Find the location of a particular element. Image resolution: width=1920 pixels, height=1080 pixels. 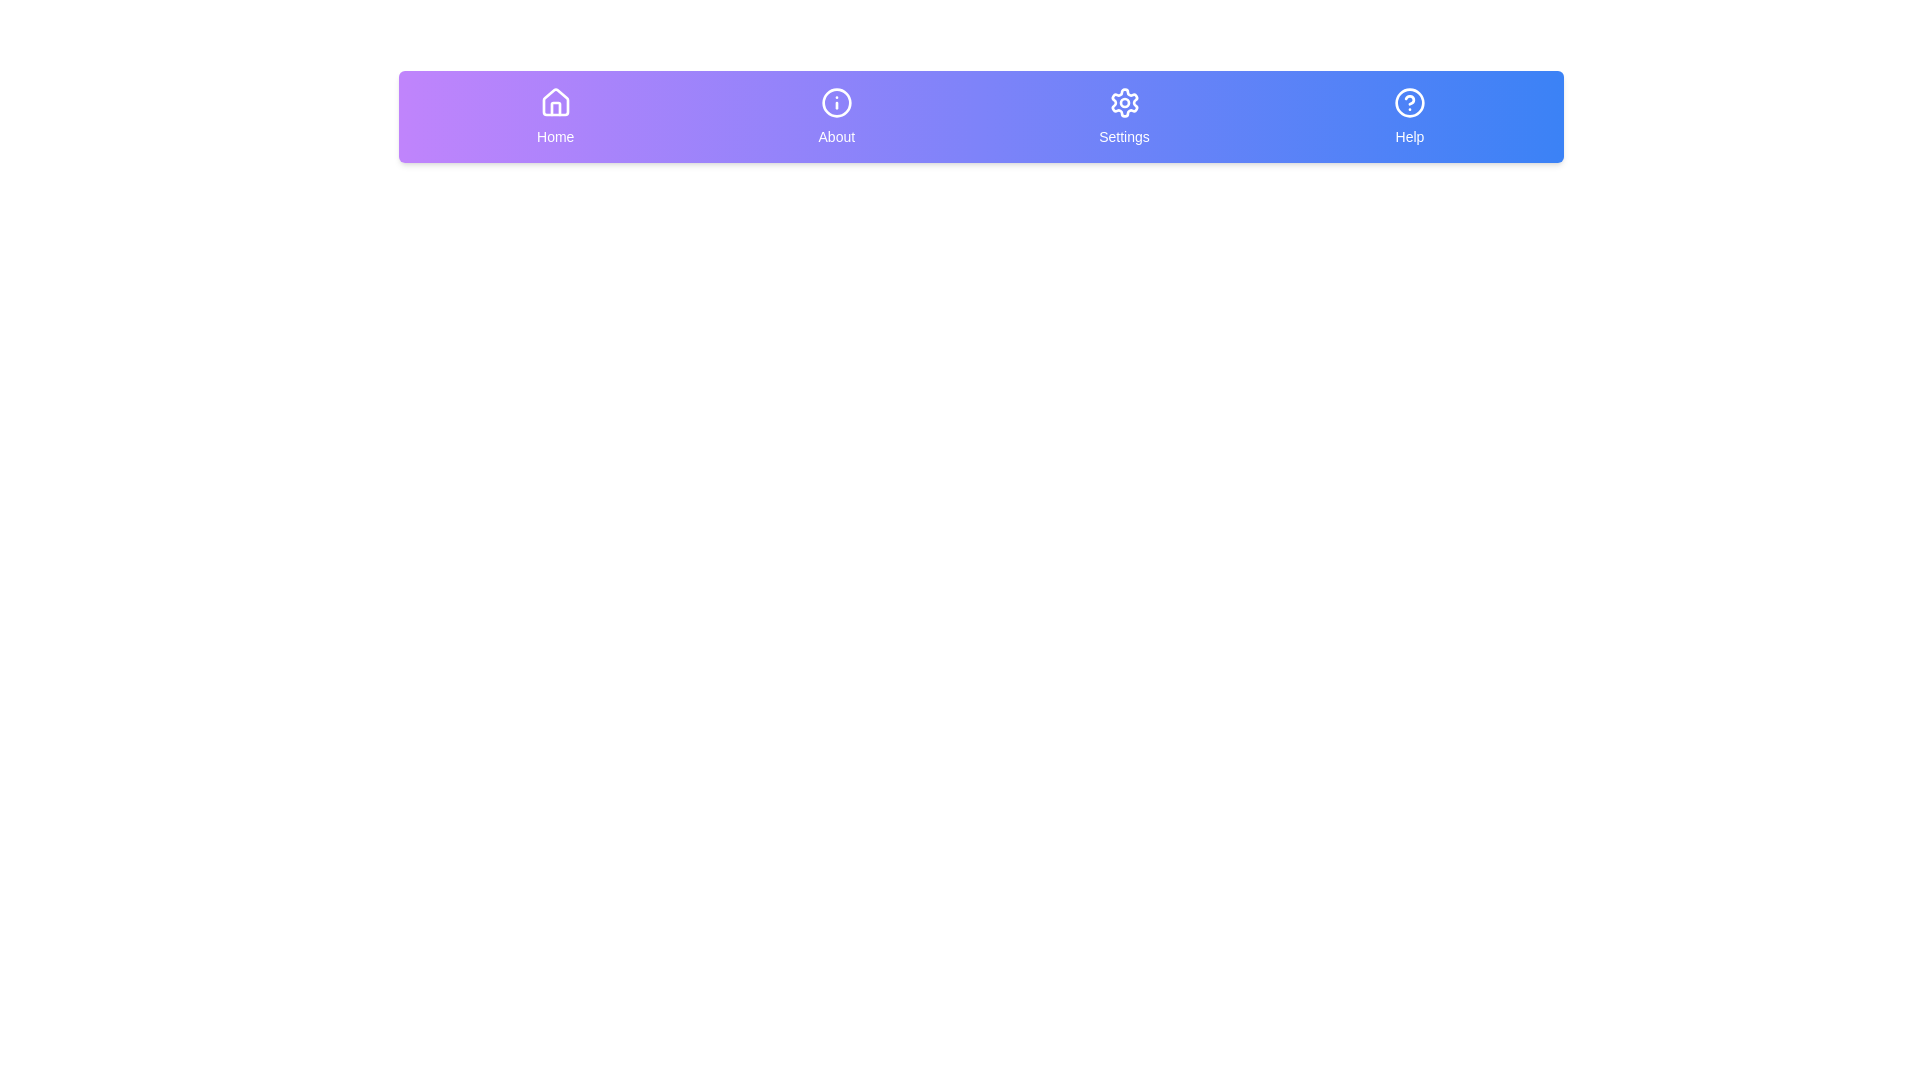

the outlined house icon in the navigation bar is located at coordinates (555, 103).